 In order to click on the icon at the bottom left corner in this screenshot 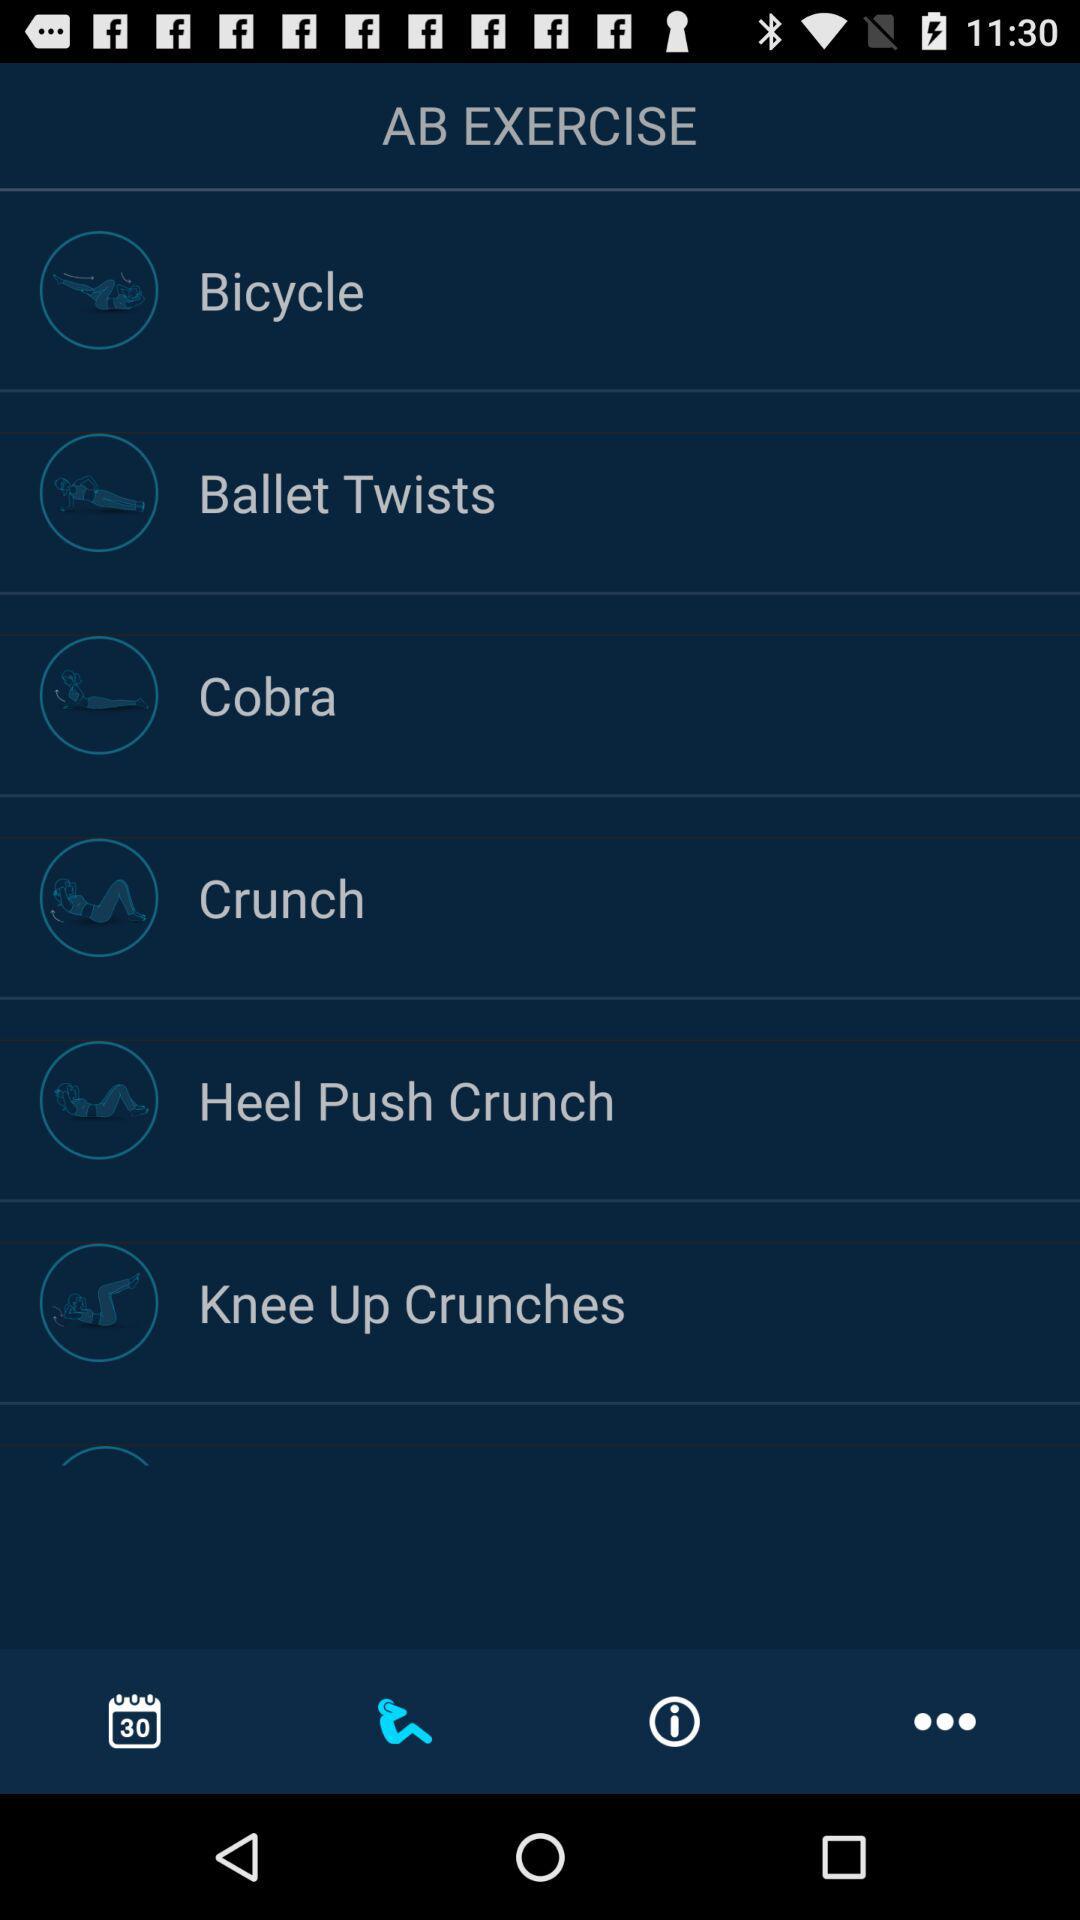, I will do `click(135, 1720)`.